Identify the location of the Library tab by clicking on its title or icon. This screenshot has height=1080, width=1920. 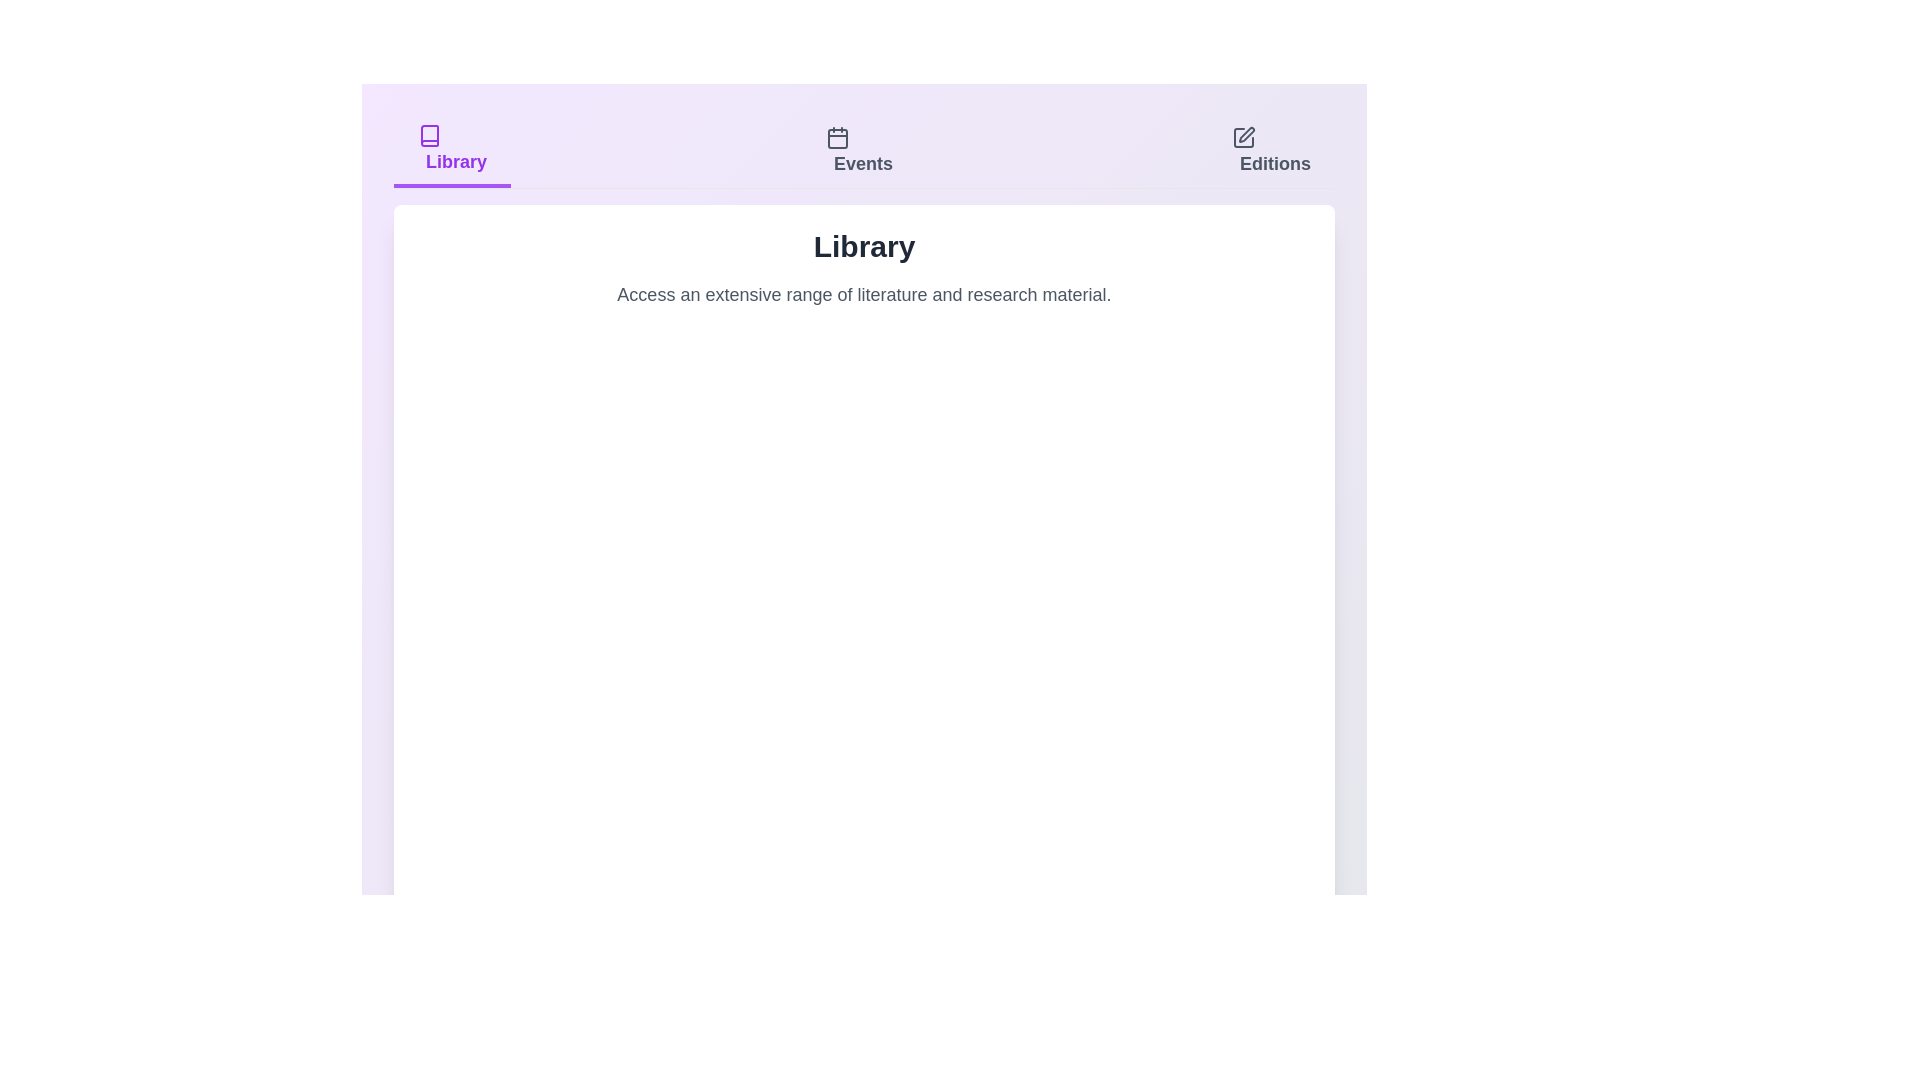
(451, 150).